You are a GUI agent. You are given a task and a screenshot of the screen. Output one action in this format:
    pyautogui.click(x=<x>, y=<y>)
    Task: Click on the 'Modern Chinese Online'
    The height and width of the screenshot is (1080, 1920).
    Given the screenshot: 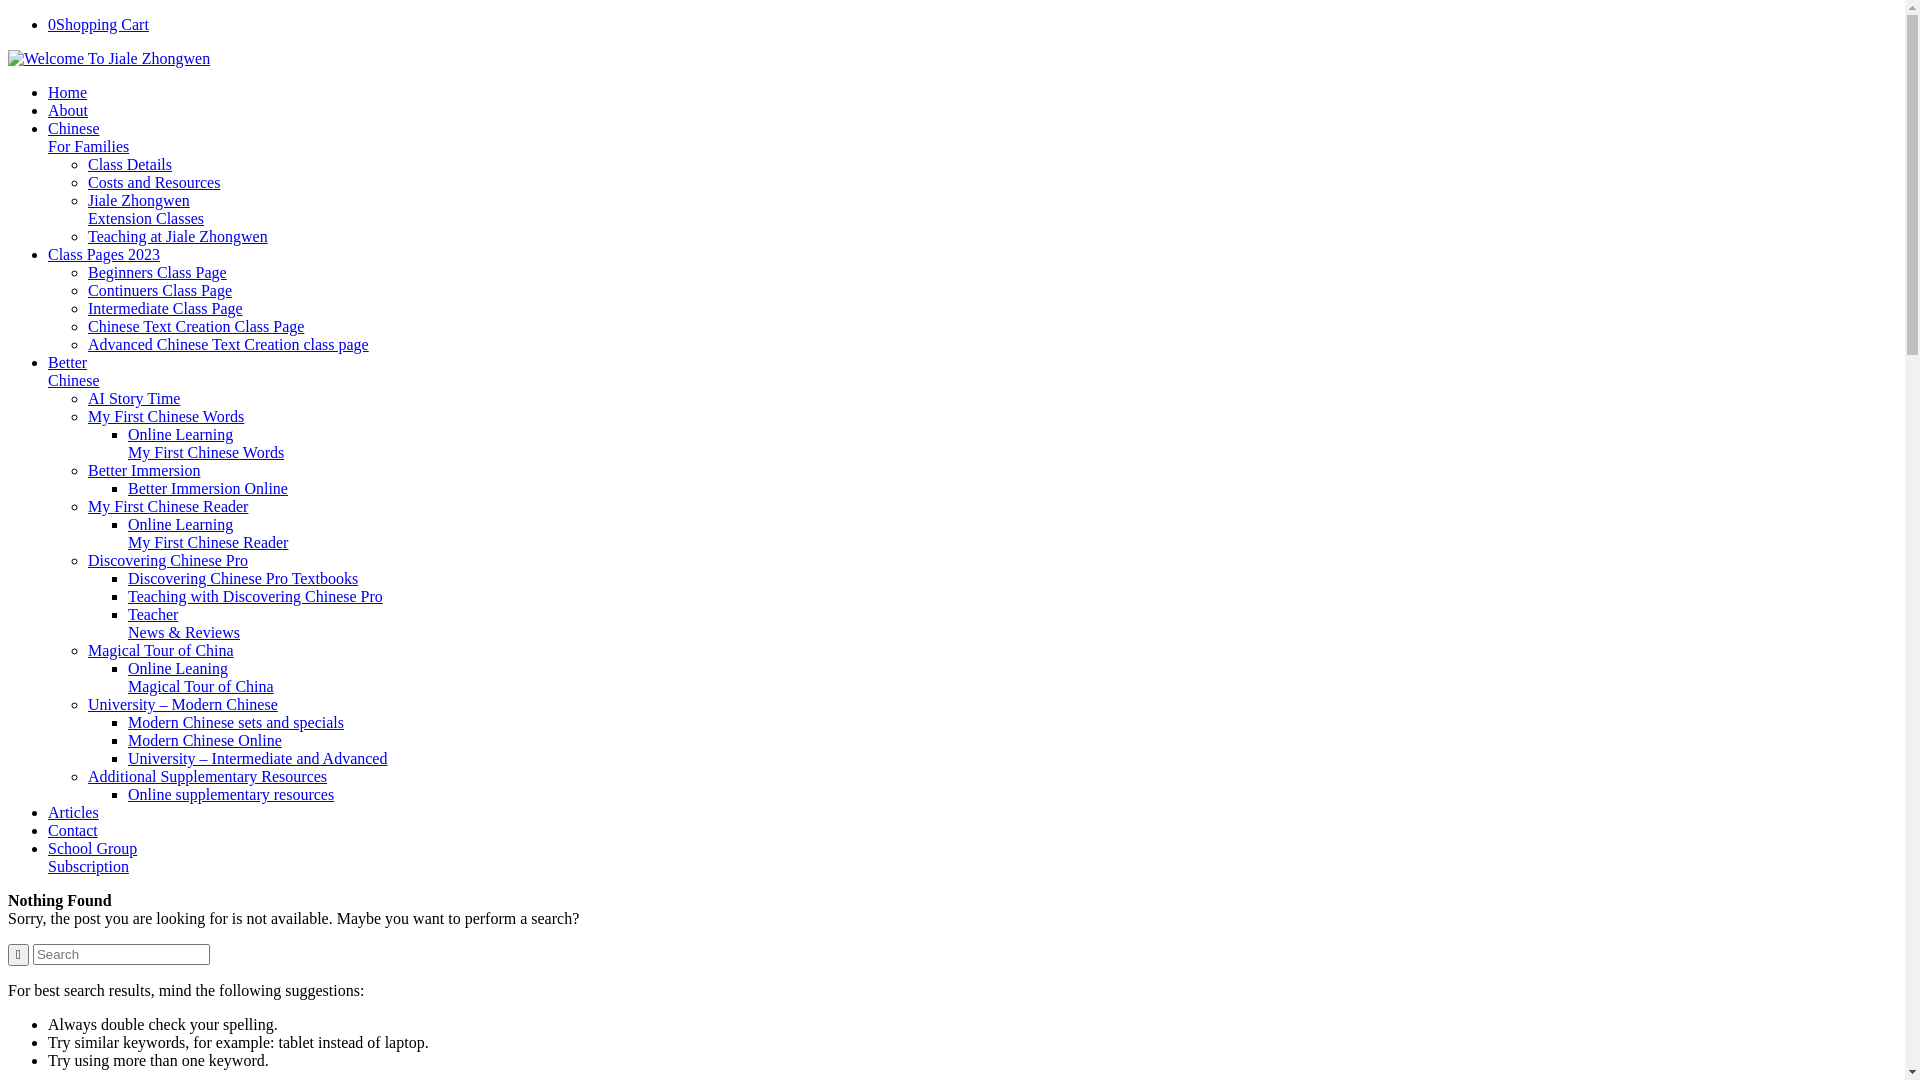 What is the action you would take?
    pyautogui.click(x=205, y=740)
    